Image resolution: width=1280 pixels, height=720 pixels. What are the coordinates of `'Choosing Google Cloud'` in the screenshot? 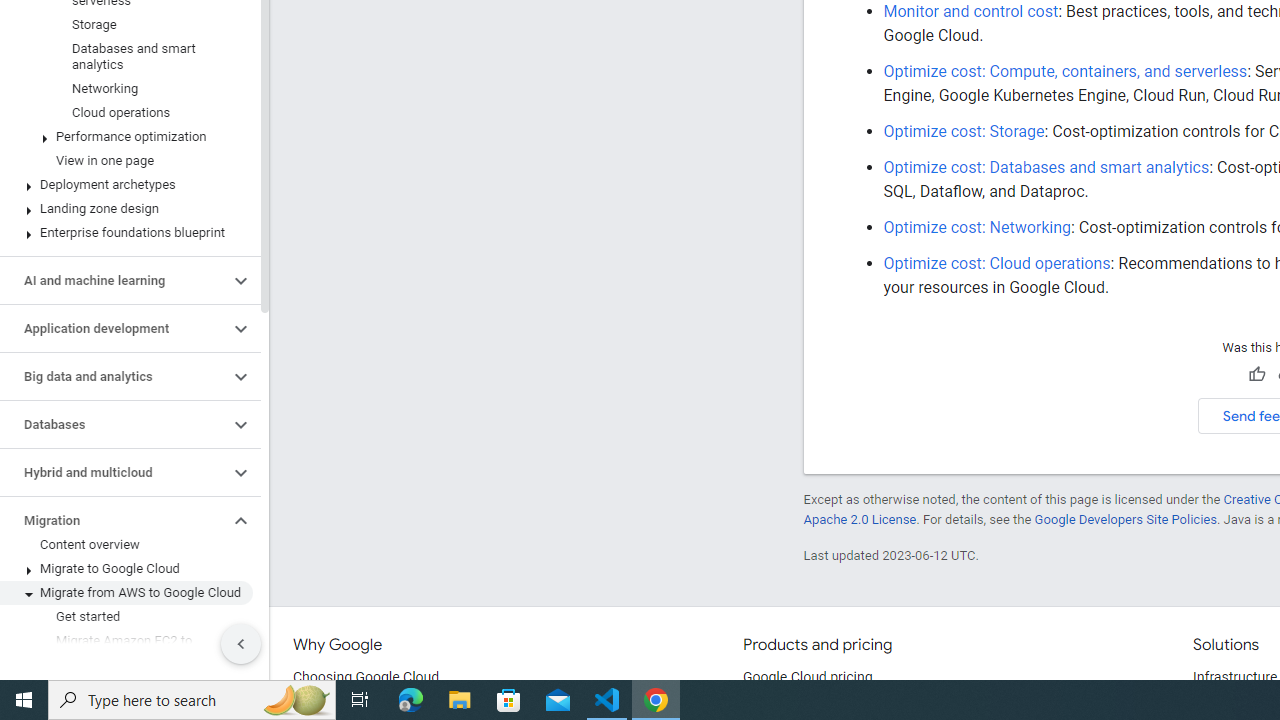 It's located at (366, 676).